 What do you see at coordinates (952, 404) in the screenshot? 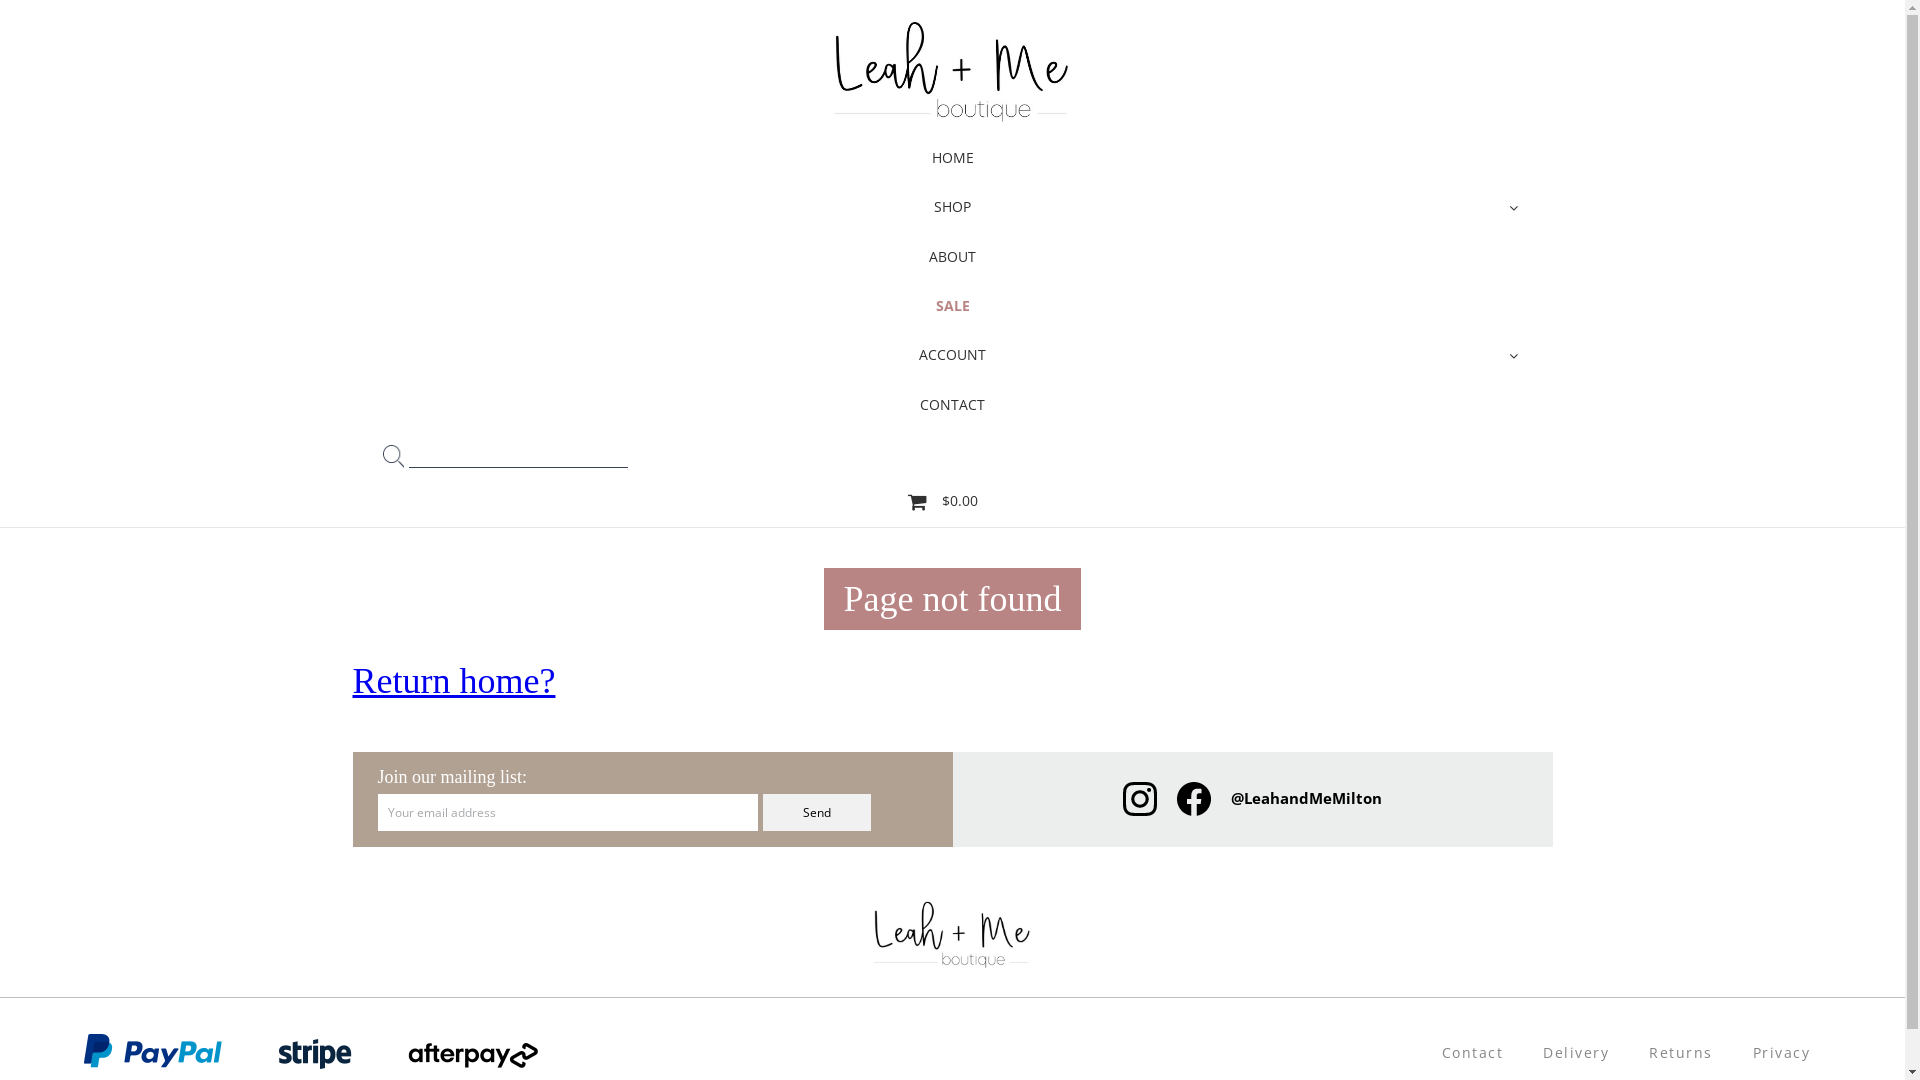
I see `'CONTACT'` at bounding box center [952, 404].